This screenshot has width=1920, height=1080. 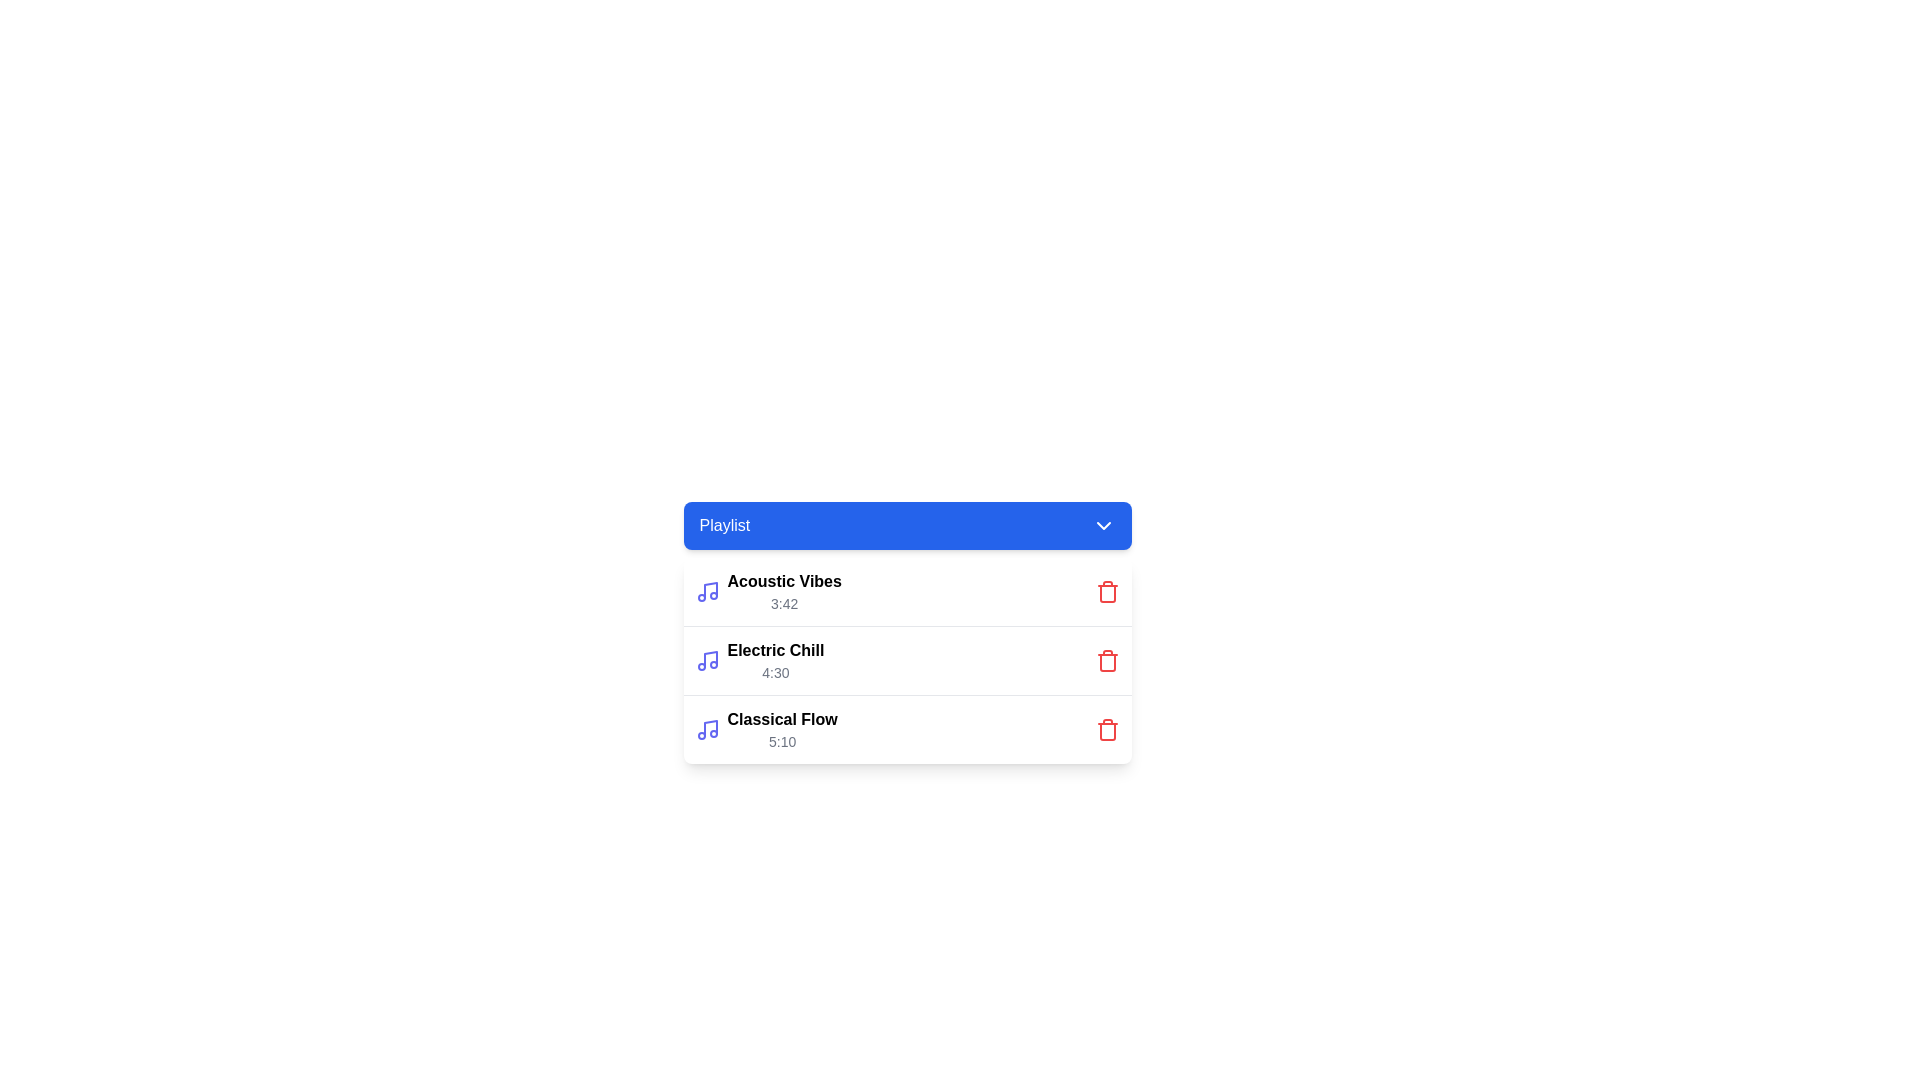 What do you see at coordinates (707, 729) in the screenshot?
I see `the leftmost icon in the third row of the playlist associated with 'Classical Flow', indicating it pertains to music or a track` at bounding box center [707, 729].